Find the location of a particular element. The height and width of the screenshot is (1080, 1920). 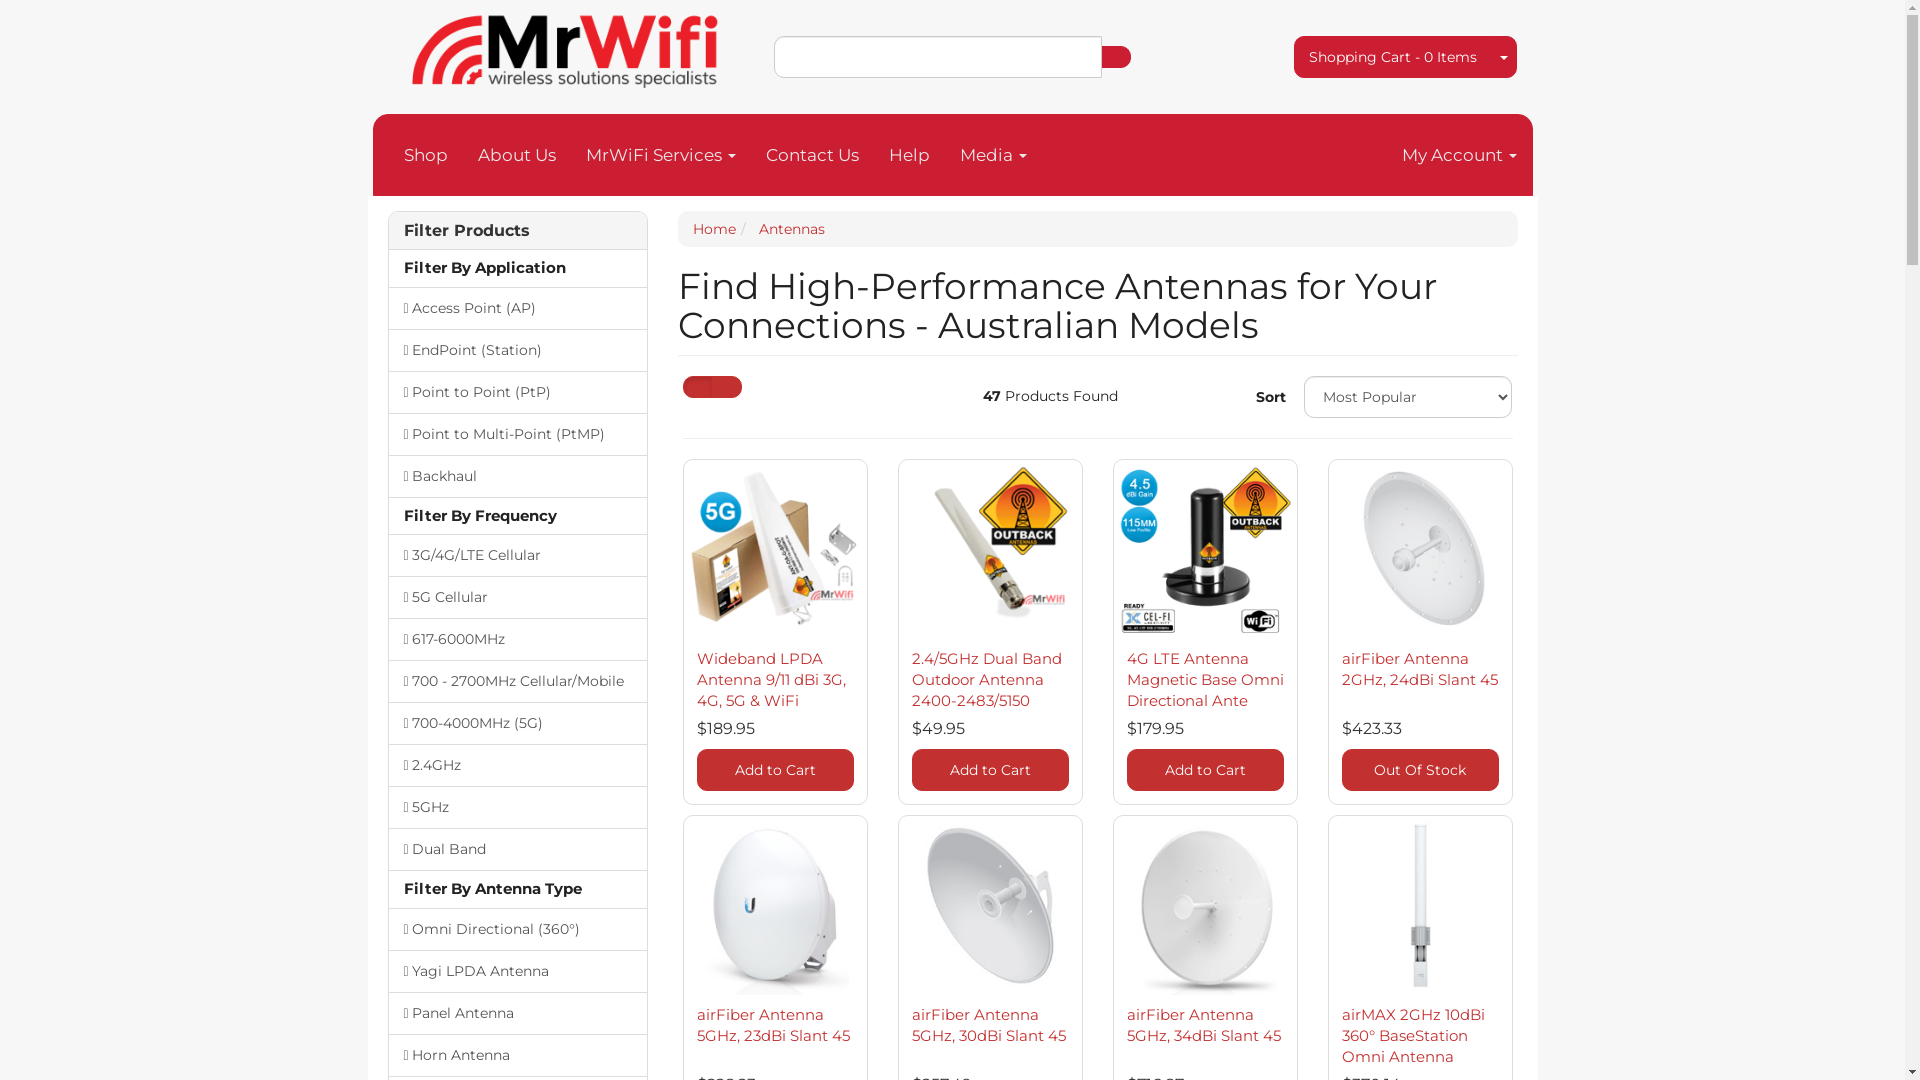

'About Us' is located at coordinates (515, 153).